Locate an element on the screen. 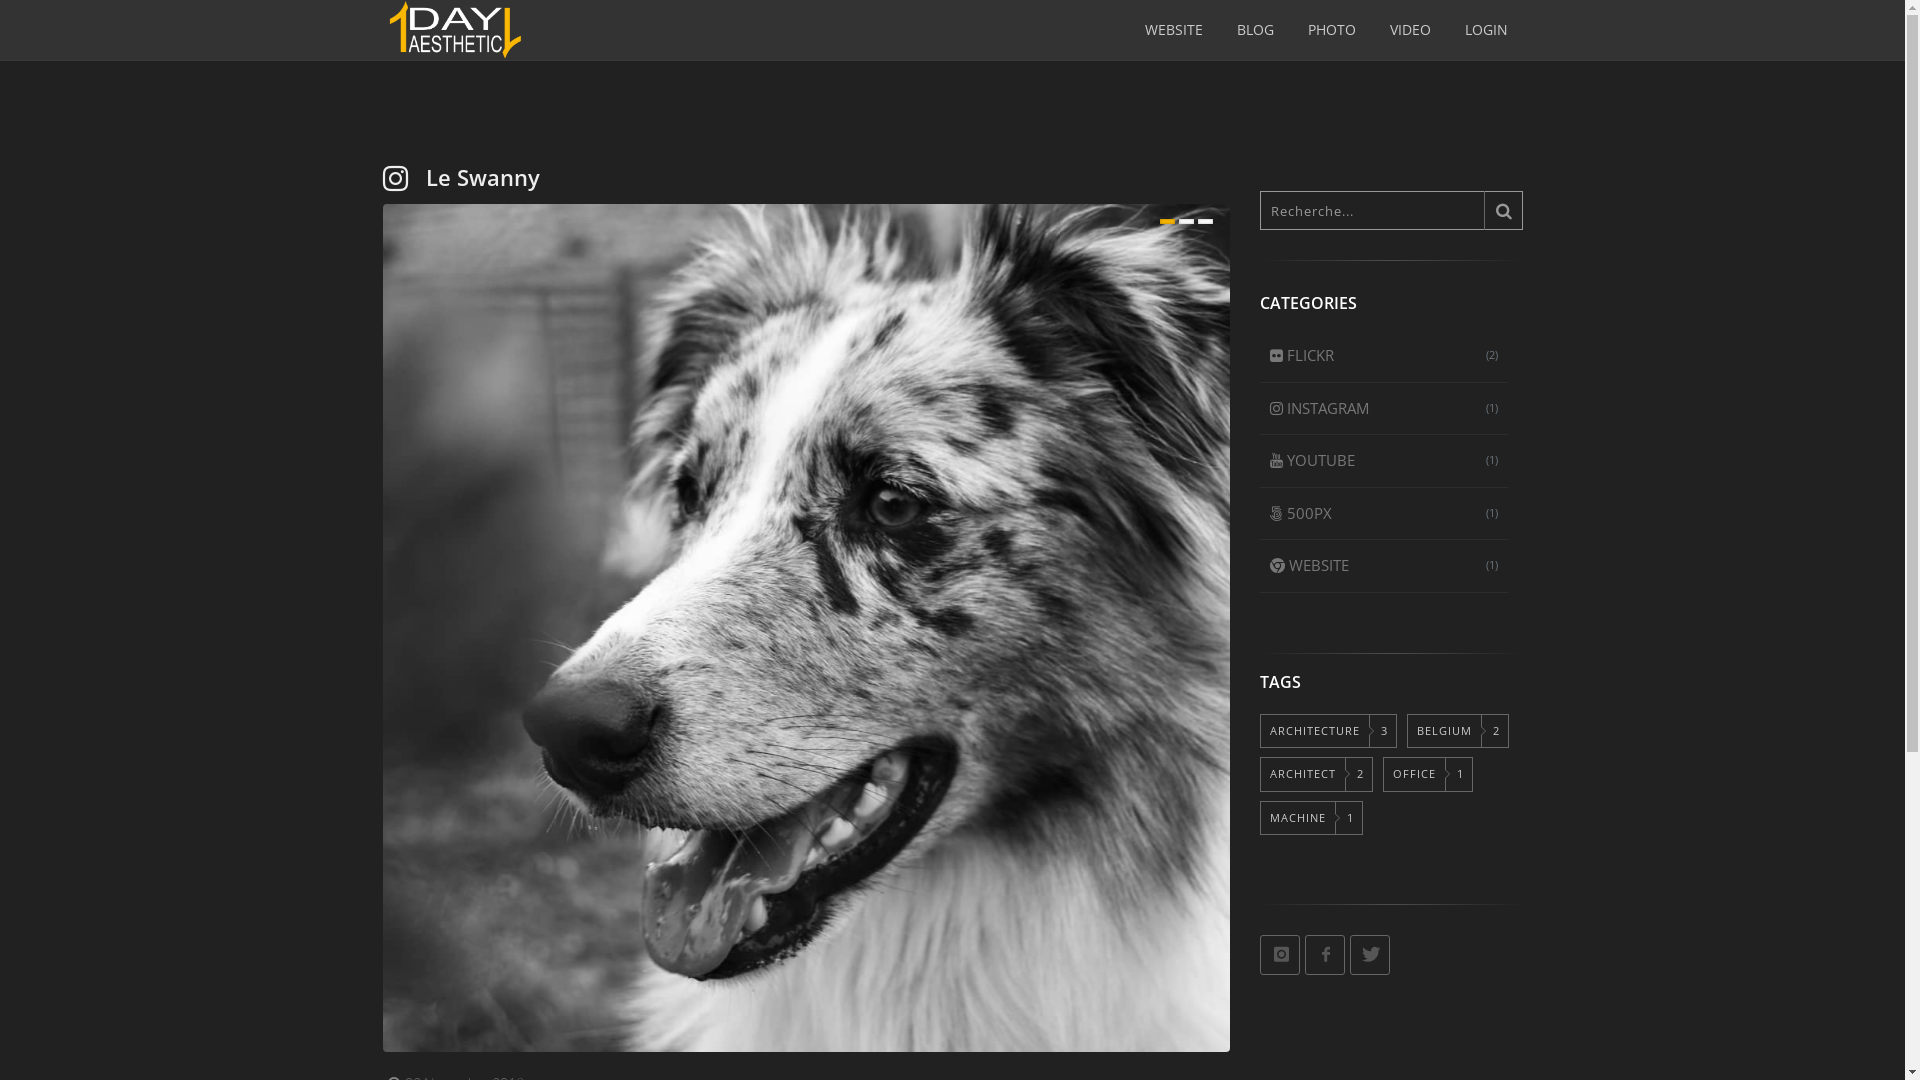  'LOGIN' is located at coordinates (1486, 30).